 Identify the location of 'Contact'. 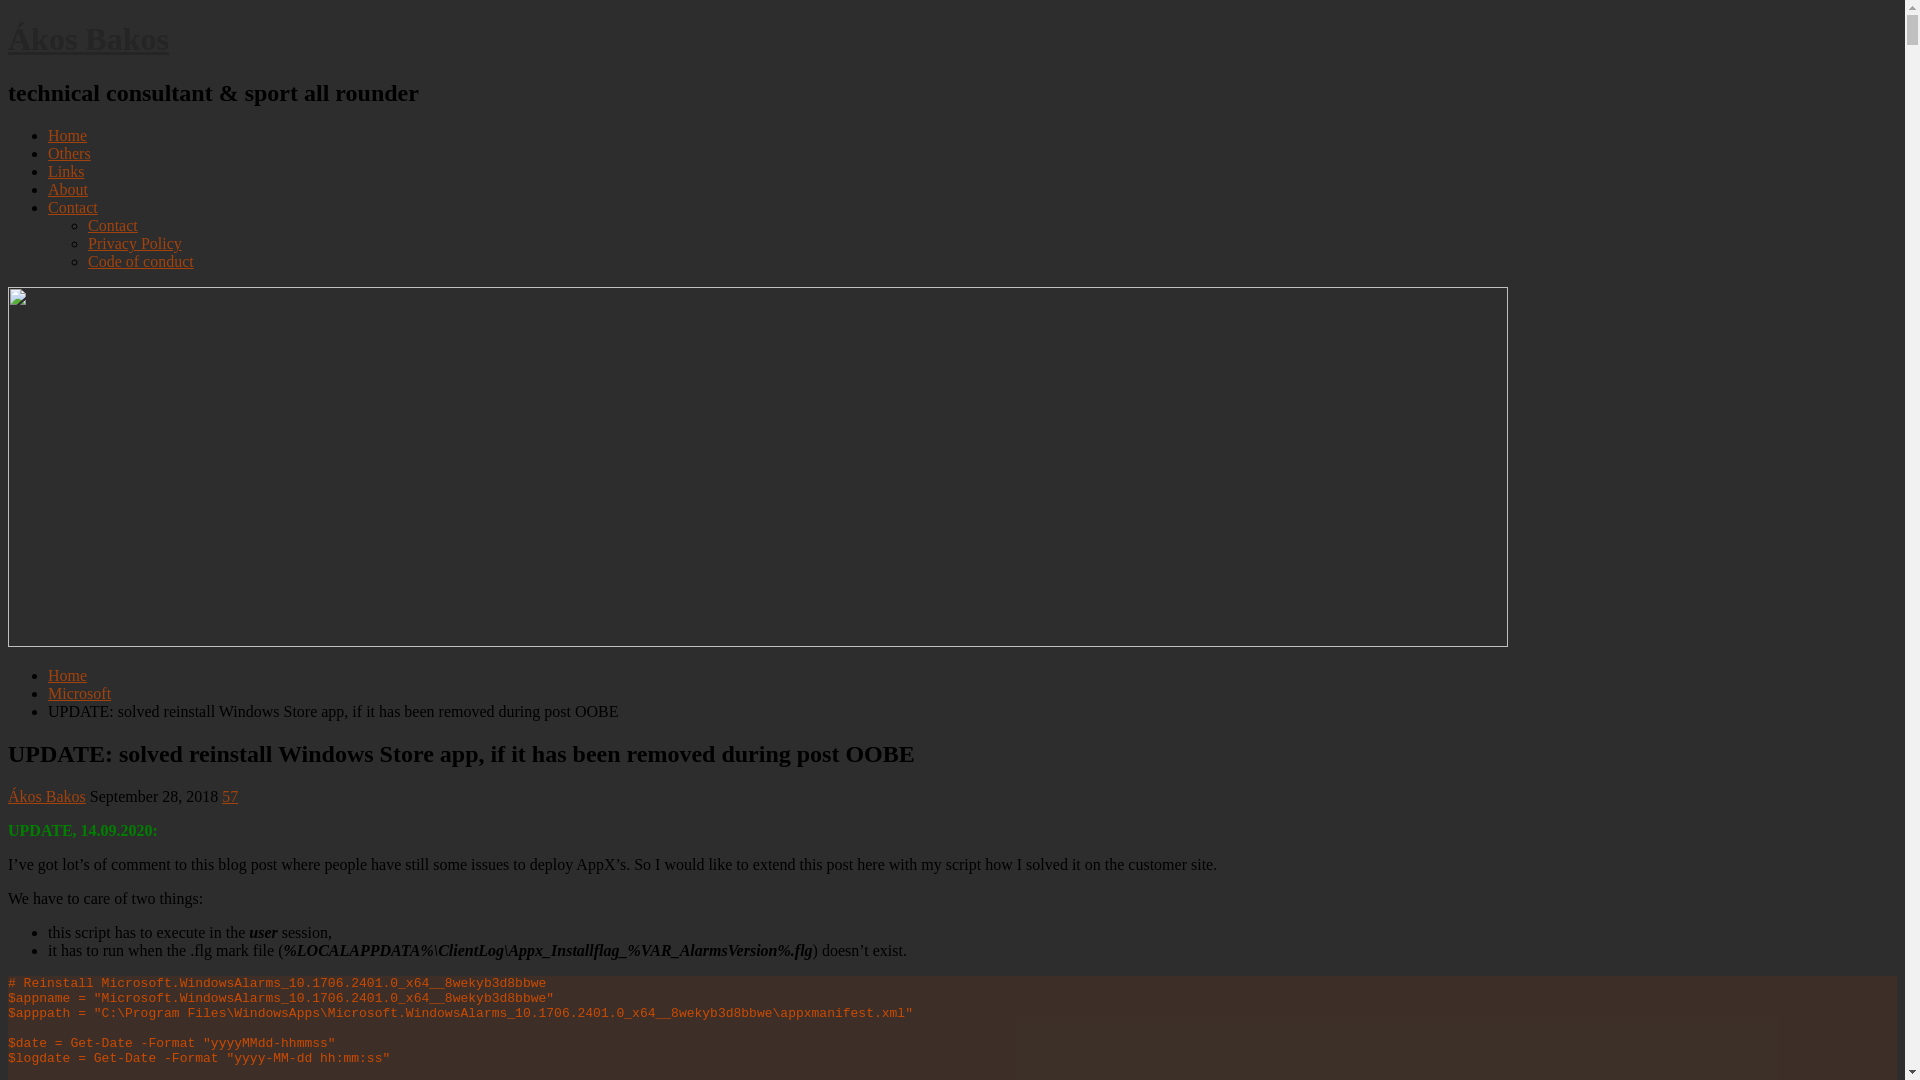
(112, 225).